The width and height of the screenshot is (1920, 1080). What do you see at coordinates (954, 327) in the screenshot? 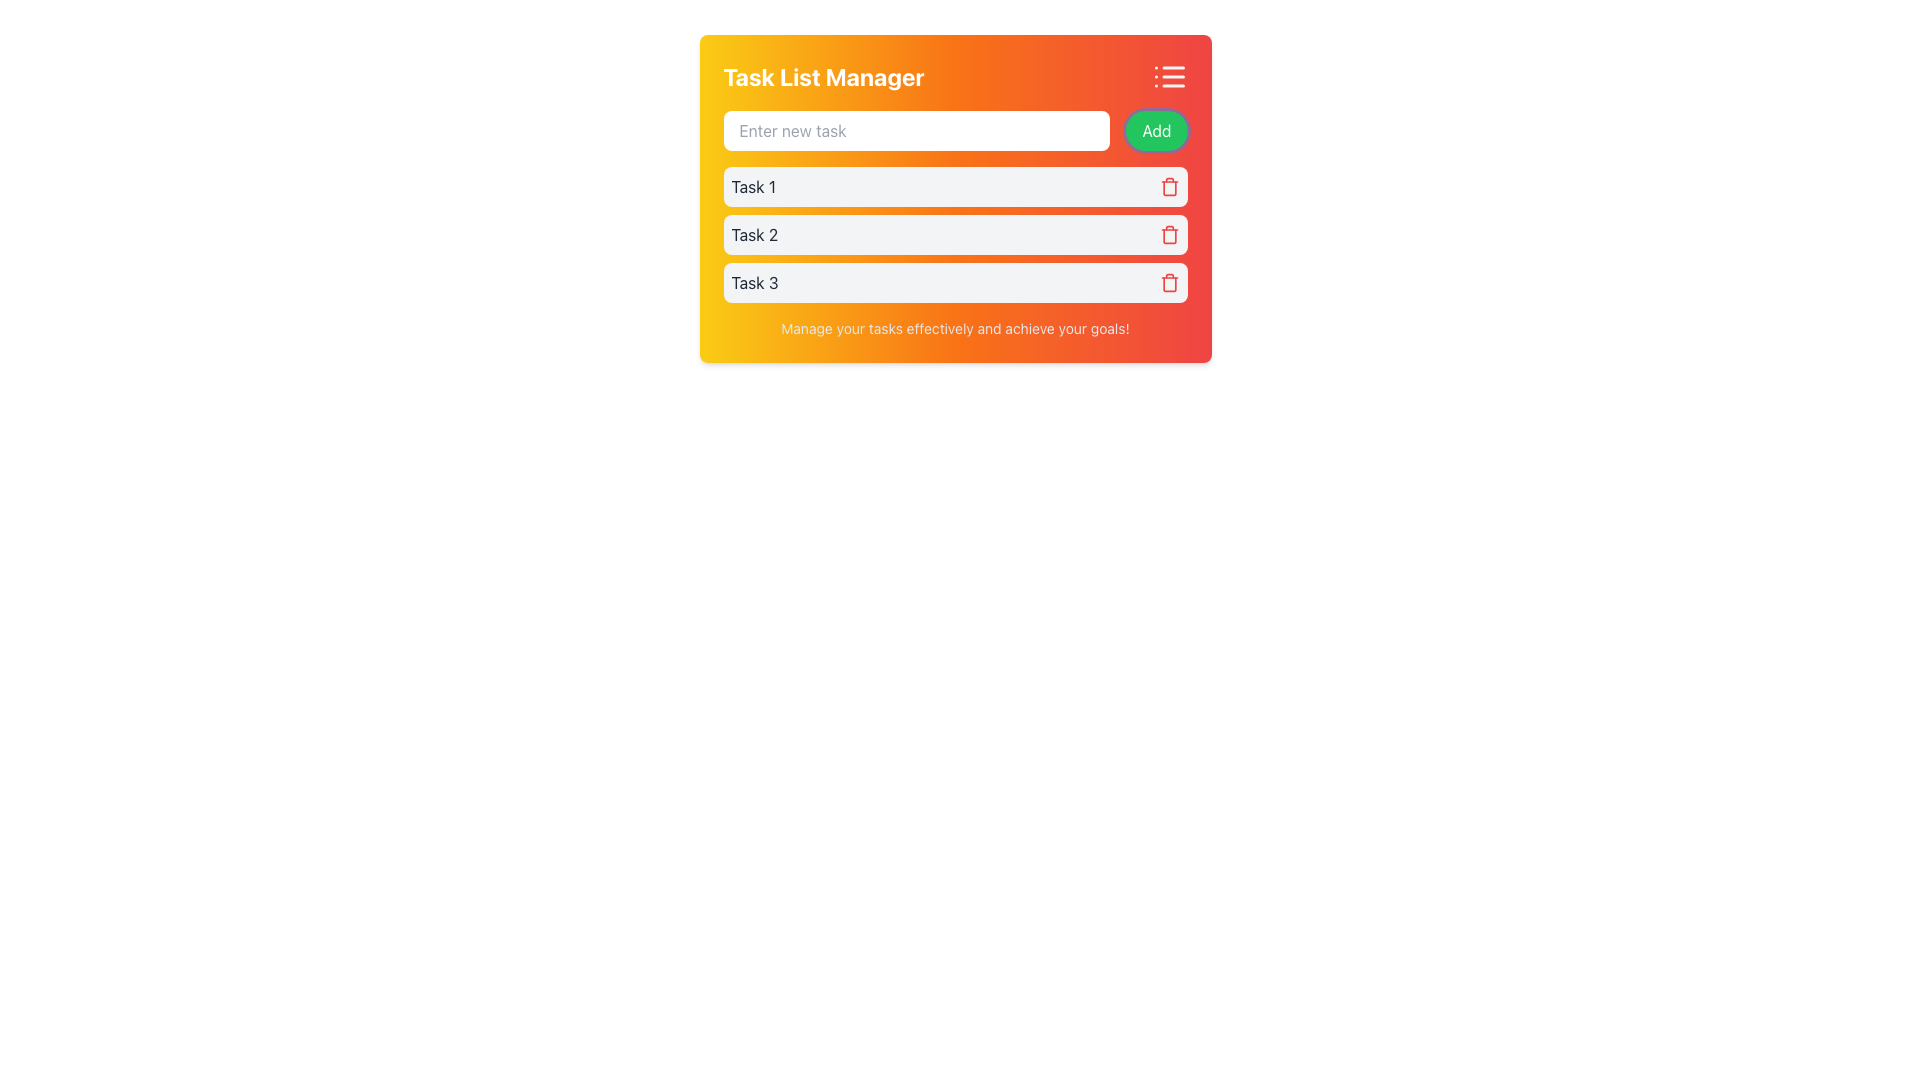
I see `the Static Text Section in the footer of the task manager UI that displays the message 'Manage your tasks effectively and achieve your goals!'` at bounding box center [954, 327].